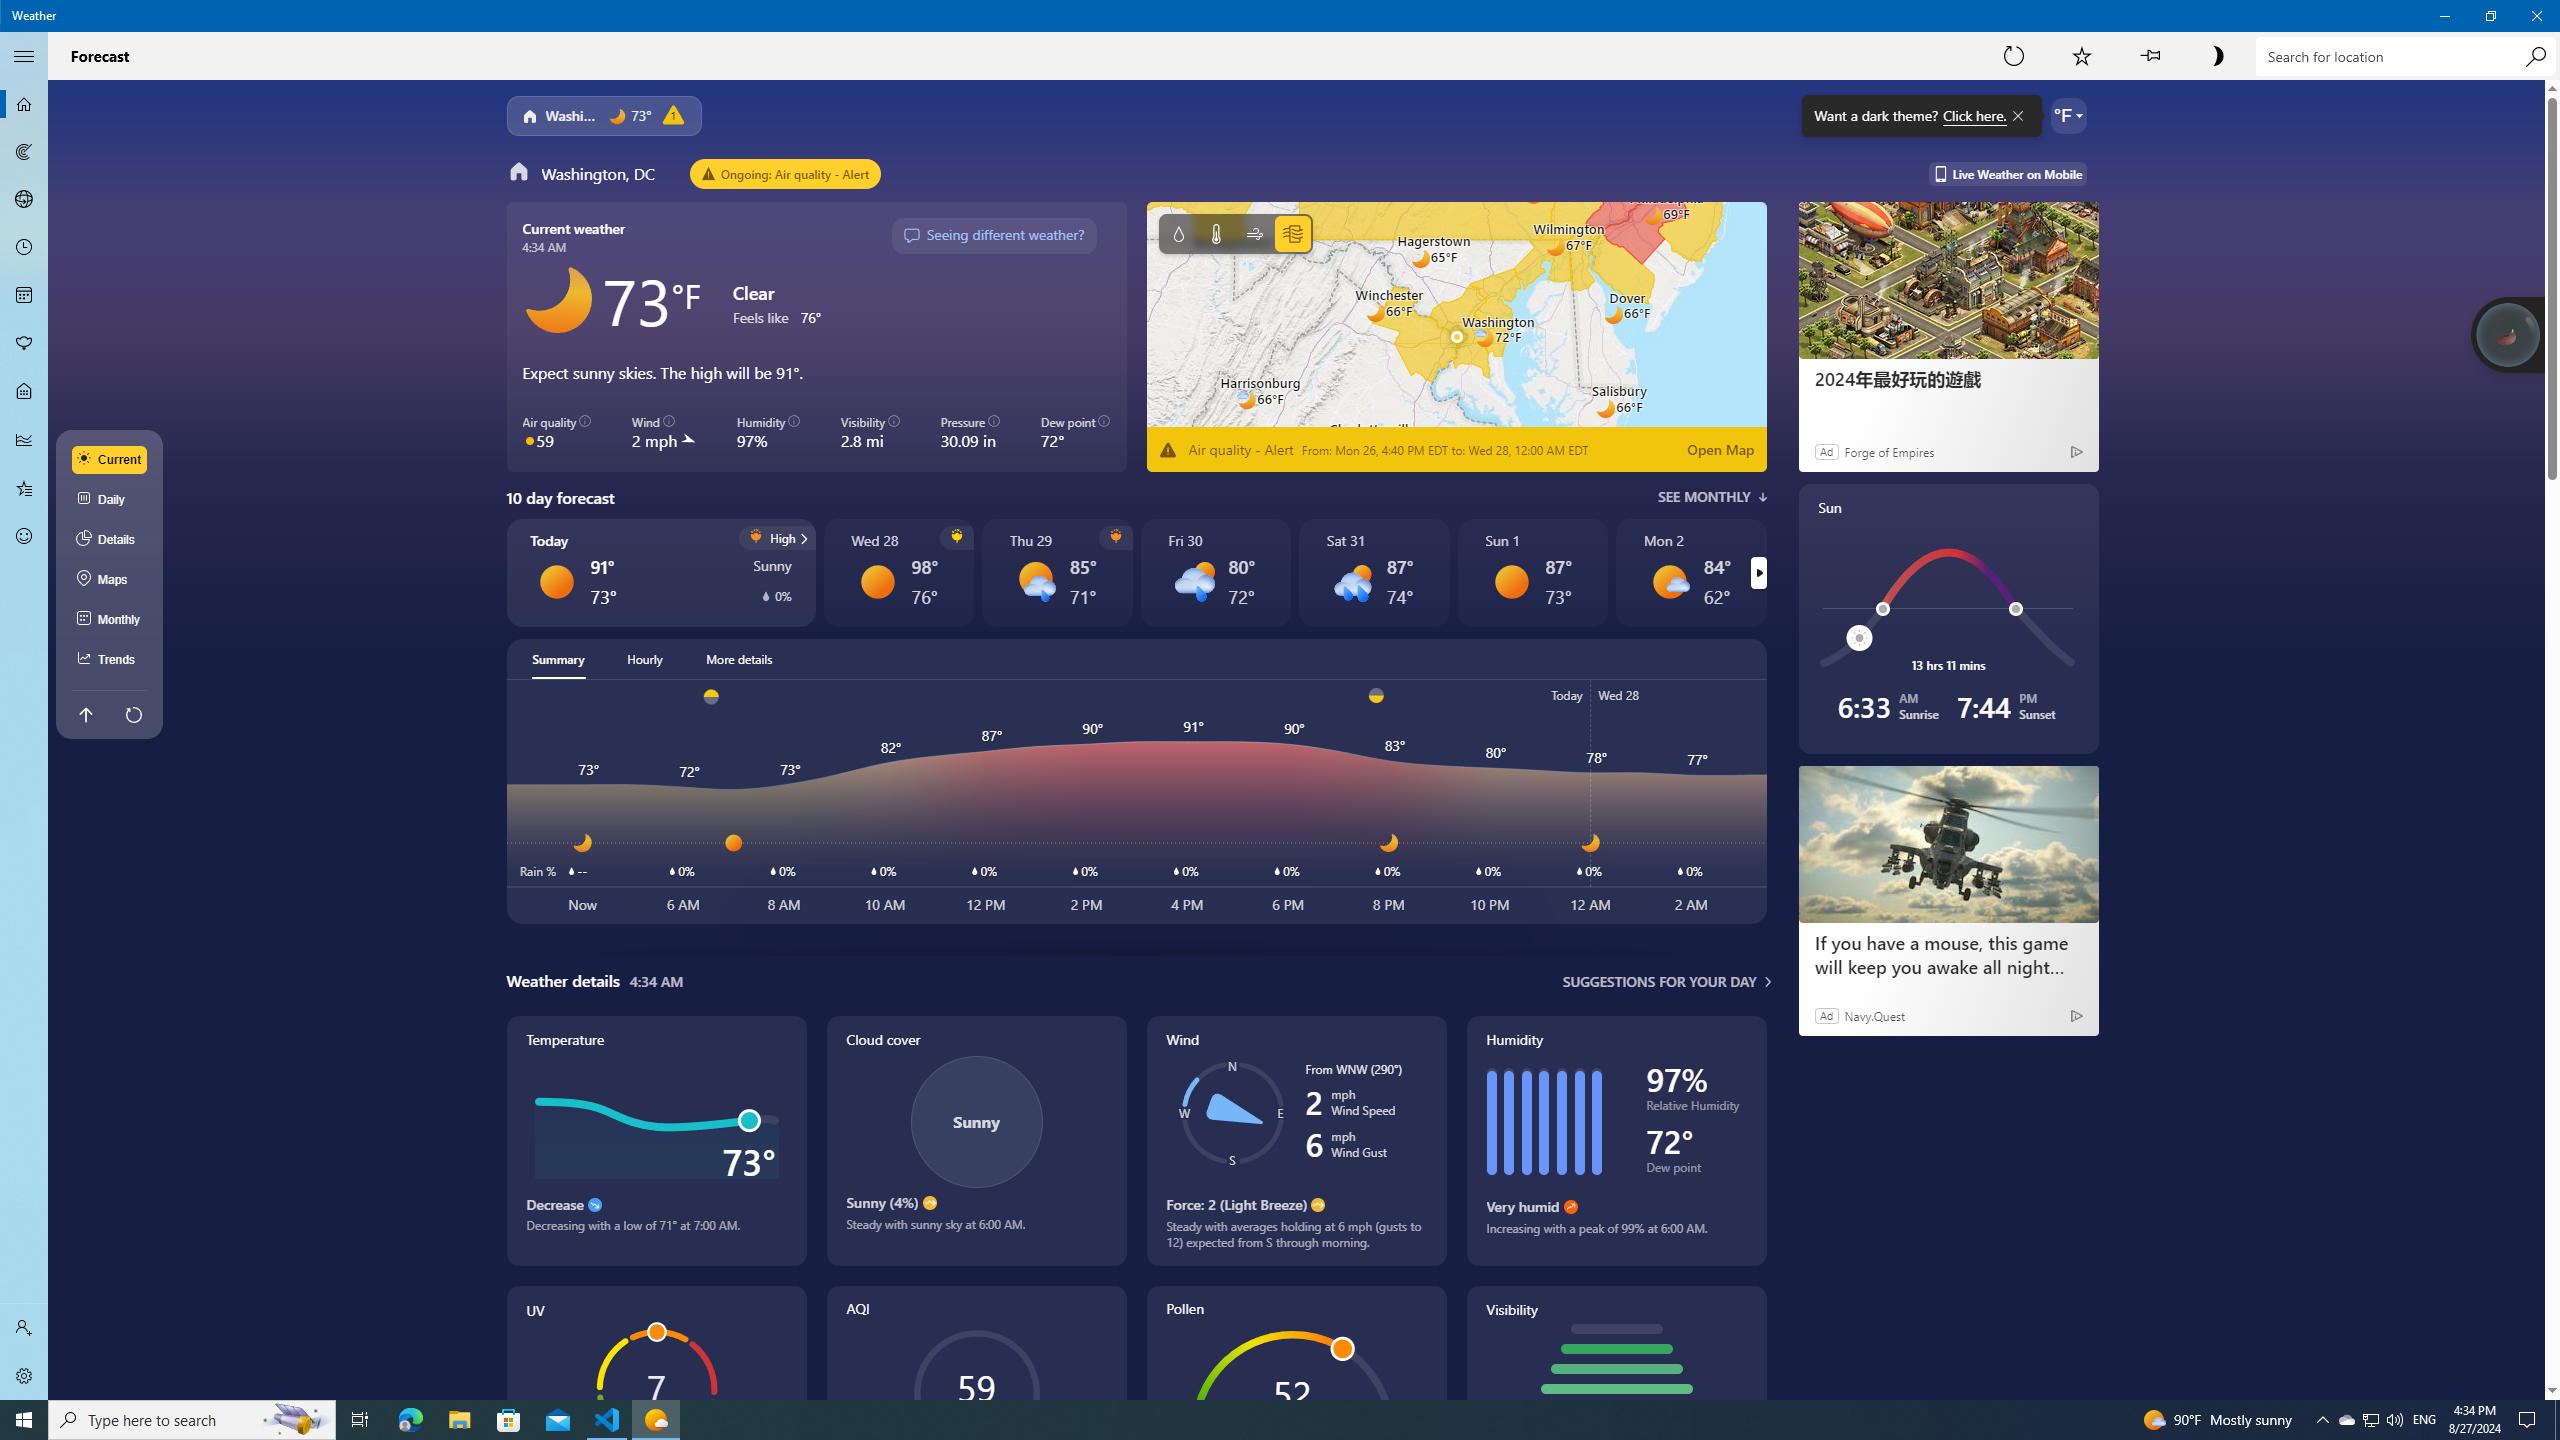  What do you see at coordinates (24, 199) in the screenshot?
I see `'3D Maps - Not Selected'` at bounding box center [24, 199].